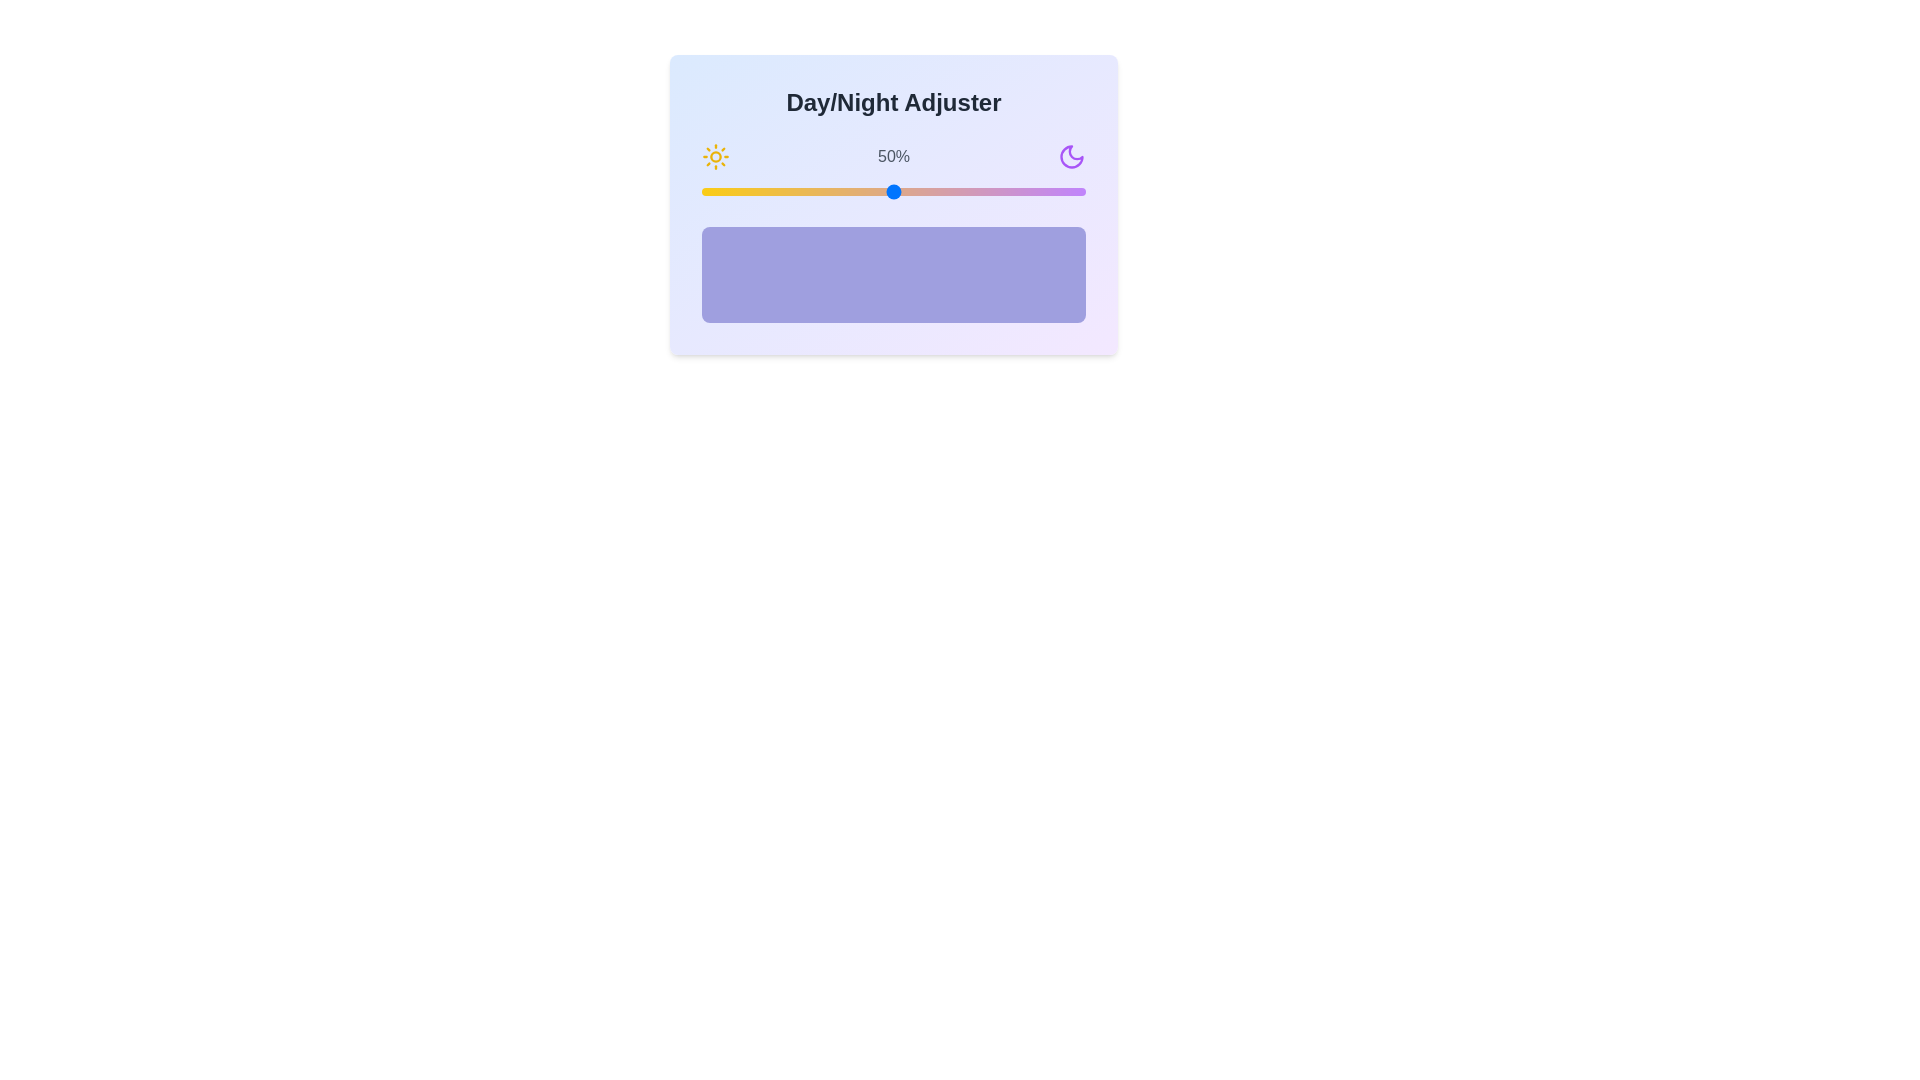  I want to click on the day/night slider to 75%, so click(989, 192).